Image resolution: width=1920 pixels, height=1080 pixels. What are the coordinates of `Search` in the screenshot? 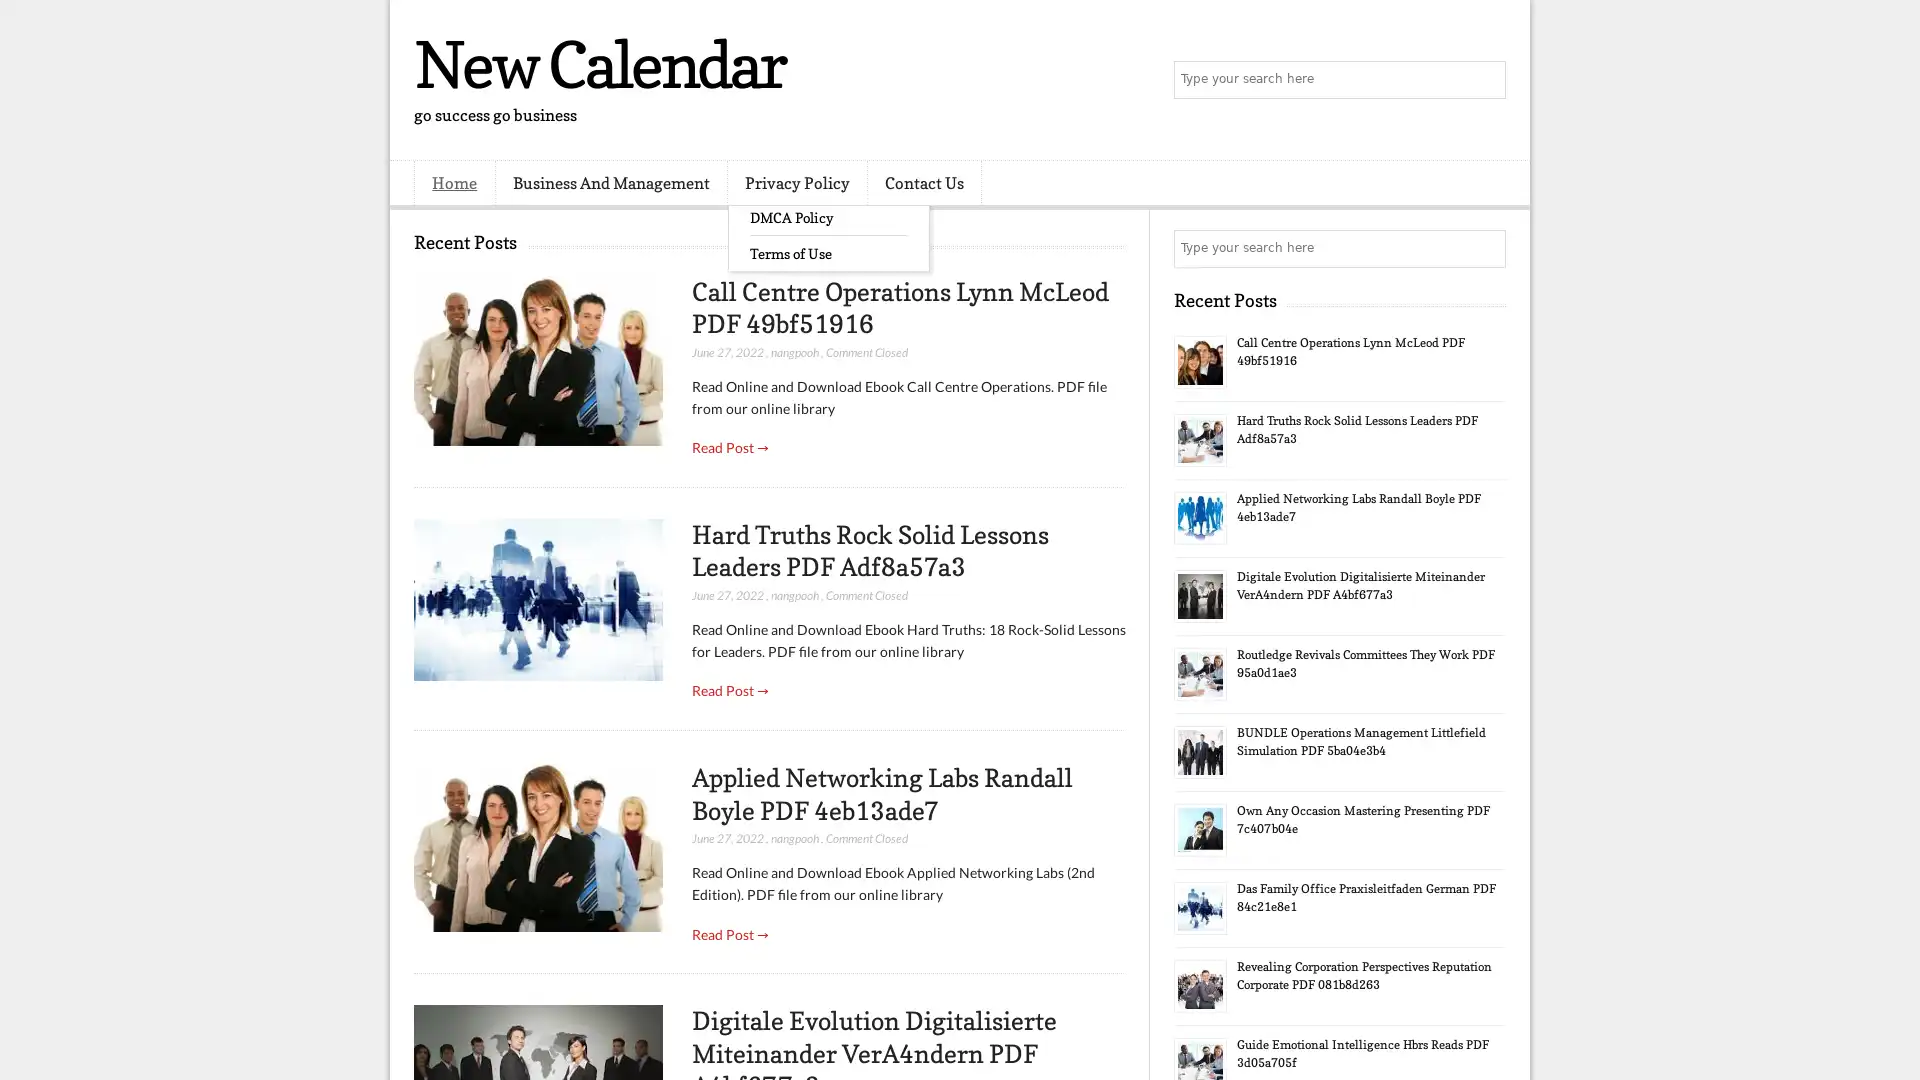 It's located at (1485, 80).